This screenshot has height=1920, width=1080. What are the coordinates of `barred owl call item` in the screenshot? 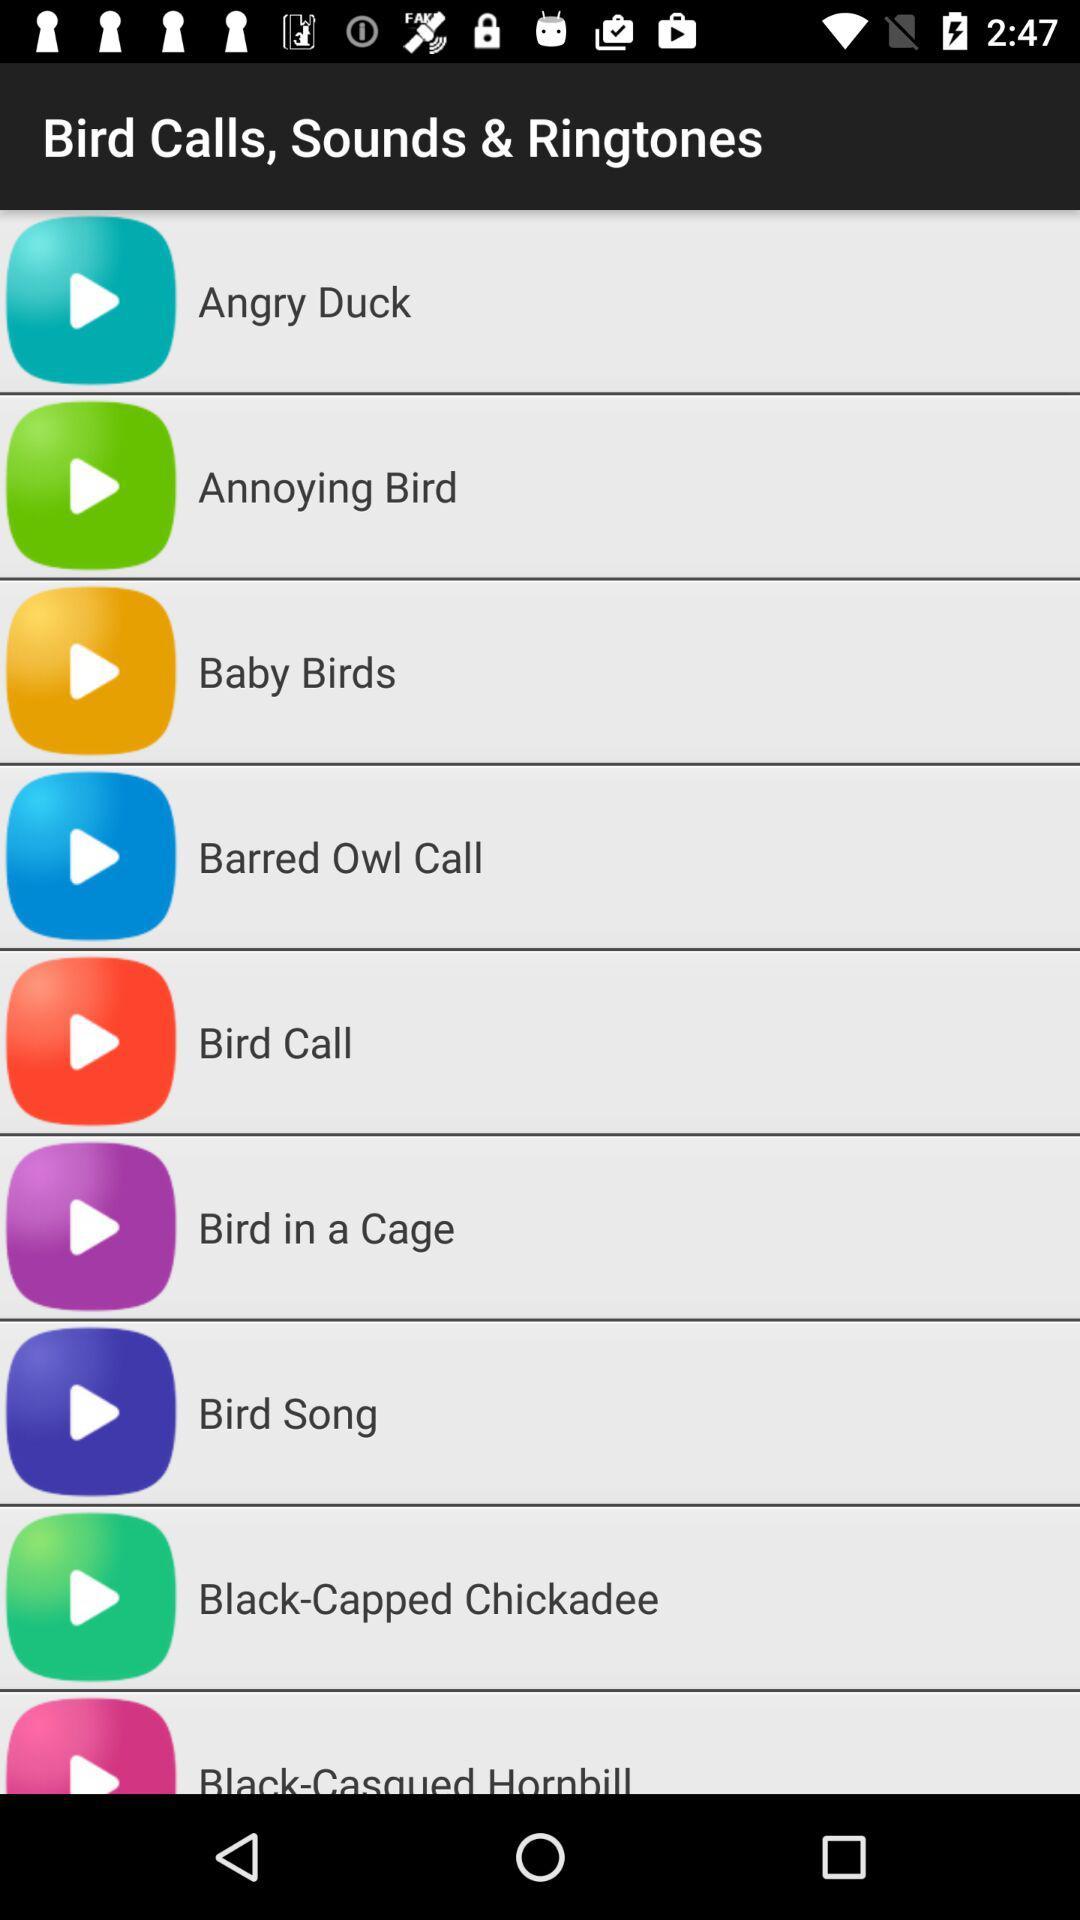 It's located at (631, 856).